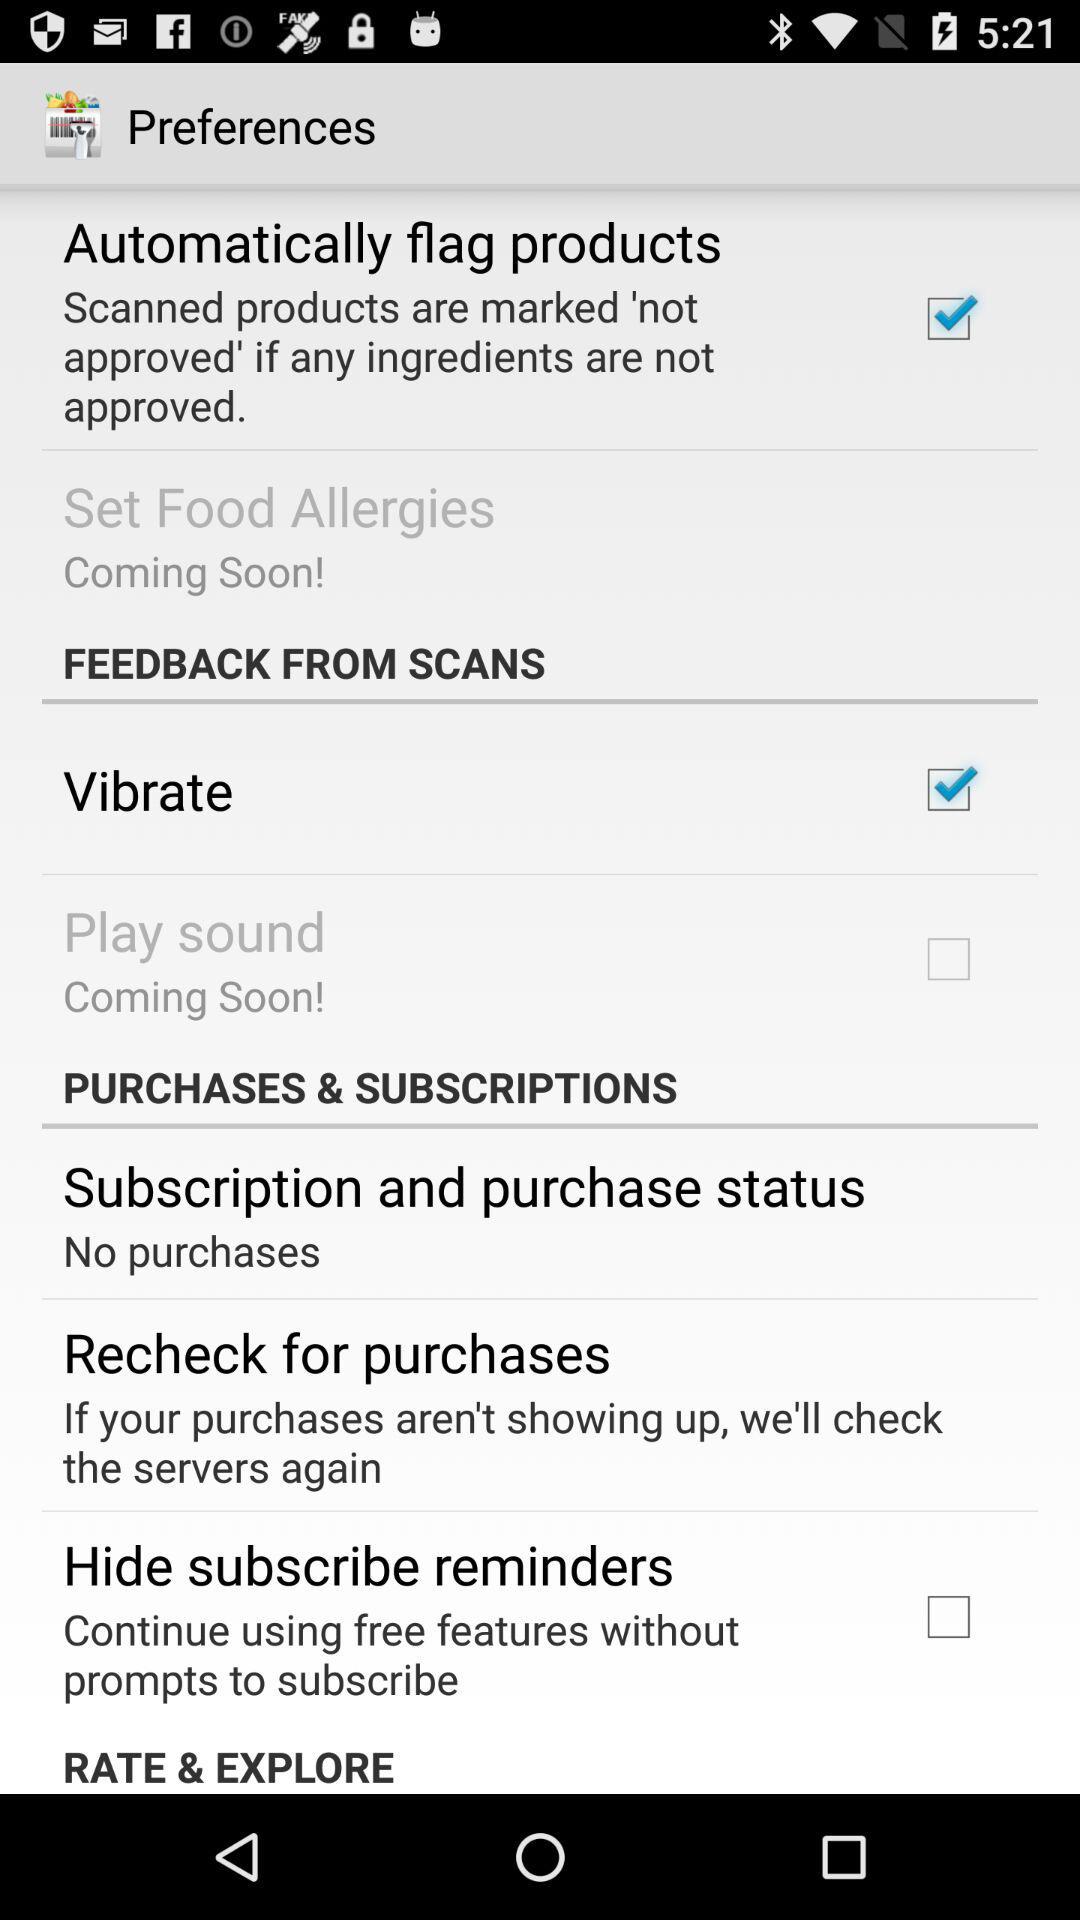  Describe the element at coordinates (336, 1351) in the screenshot. I see `icon at the bottom left corner` at that location.